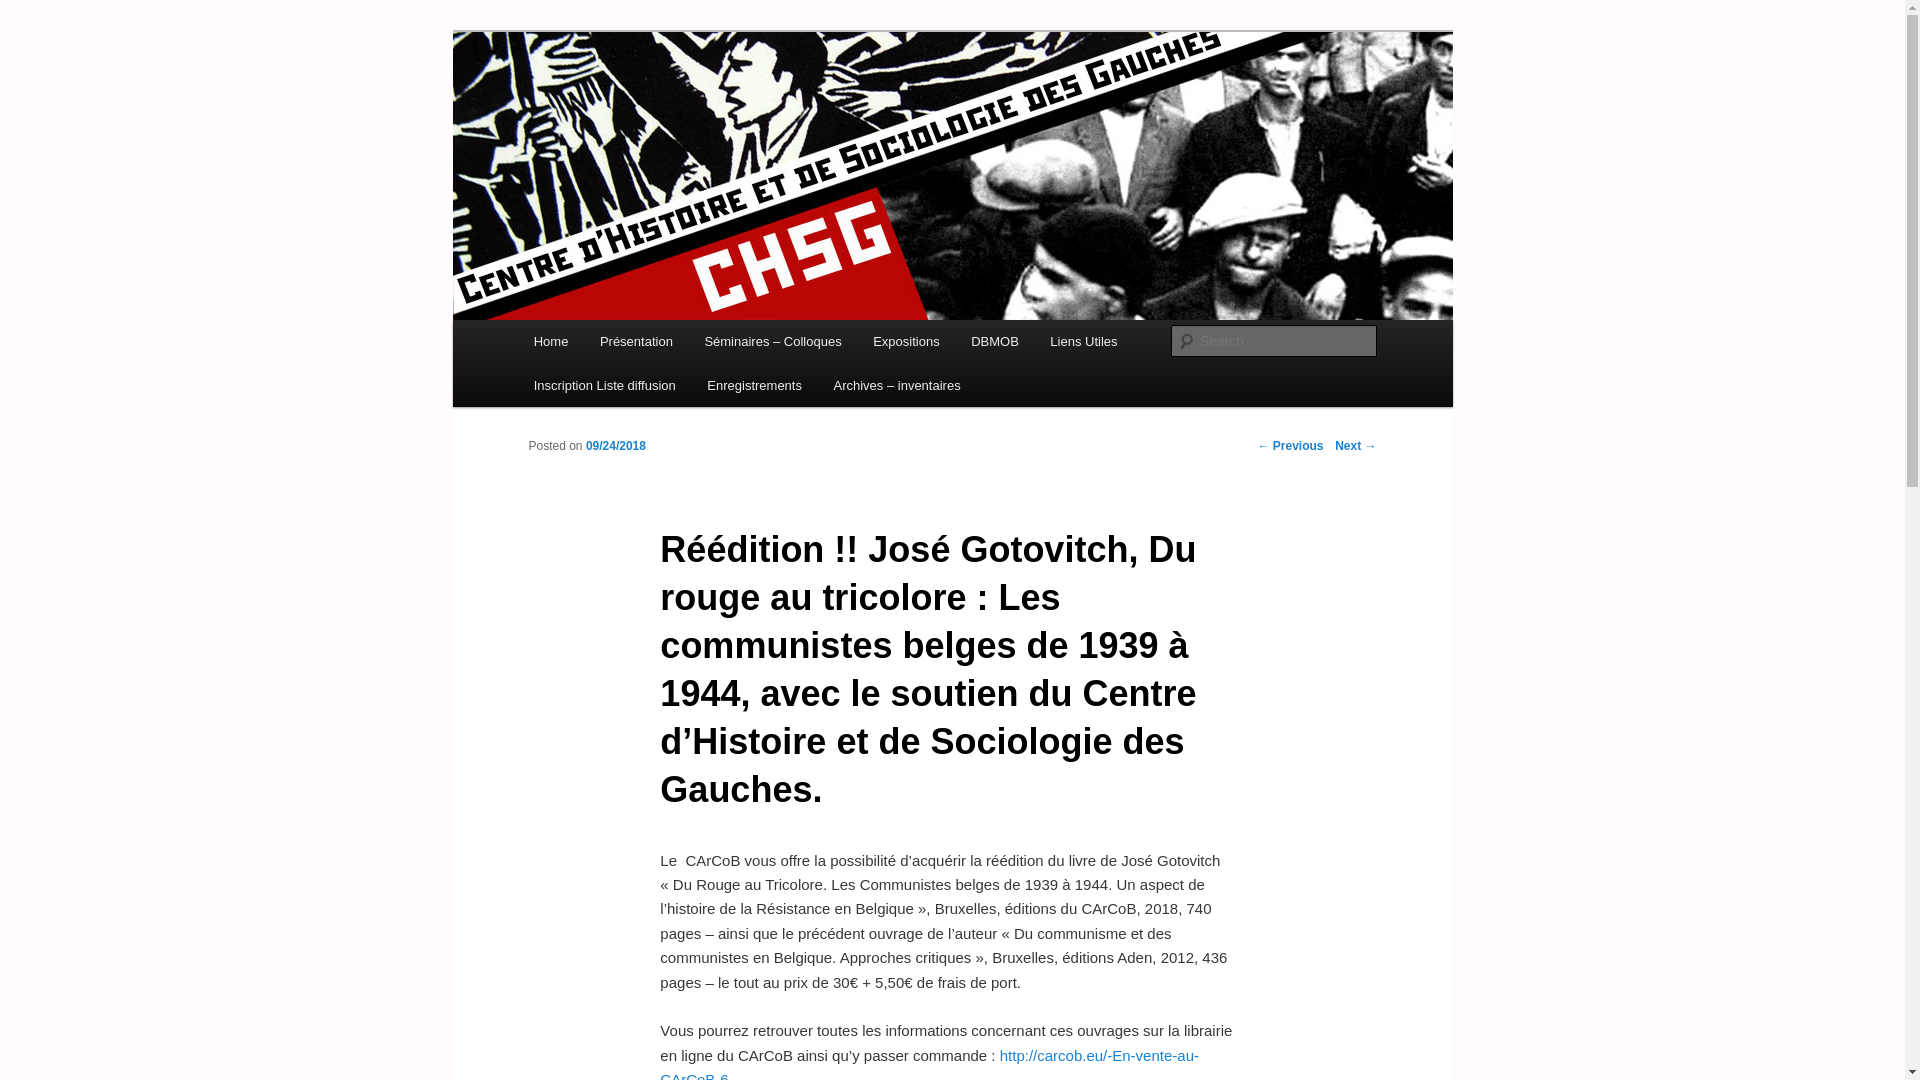 This screenshot has height=1080, width=1920. What do you see at coordinates (905, 340) in the screenshot?
I see `'Expositions'` at bounding box center [905, 340].